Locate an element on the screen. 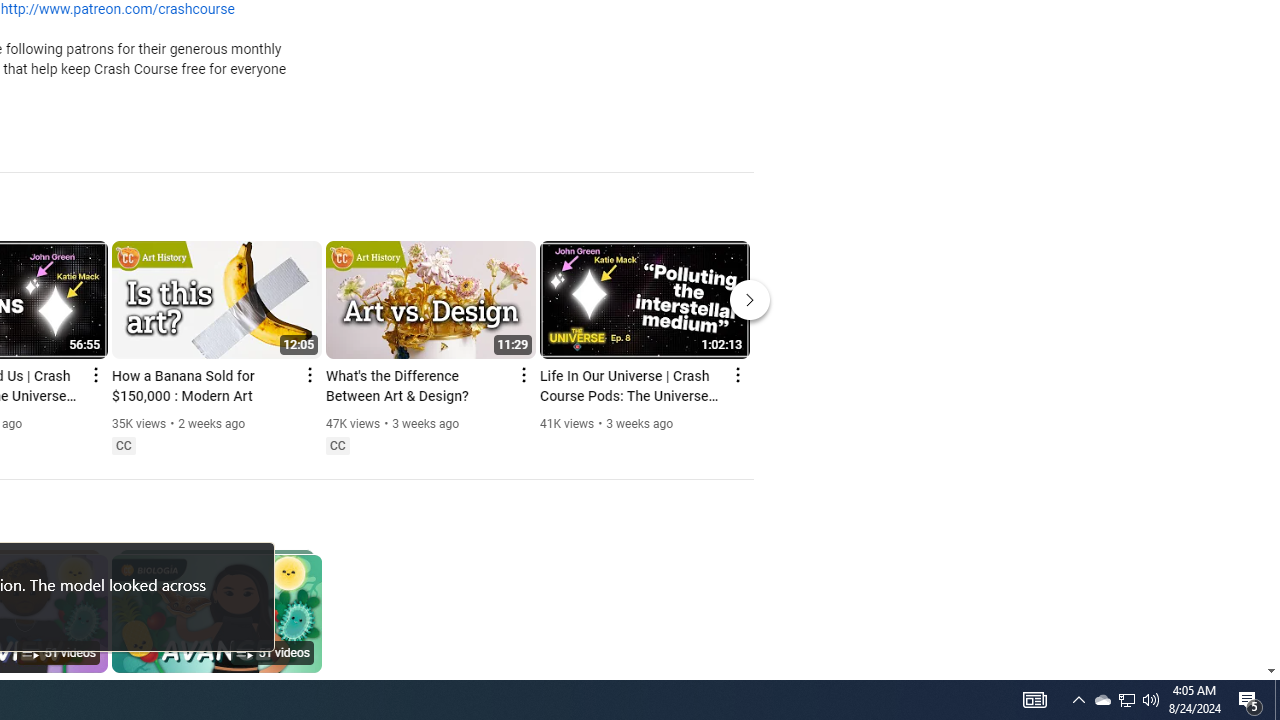 The height and width of the screenshot is (720, 1280). 'Closed captions' is located at coordinates (337, 445).